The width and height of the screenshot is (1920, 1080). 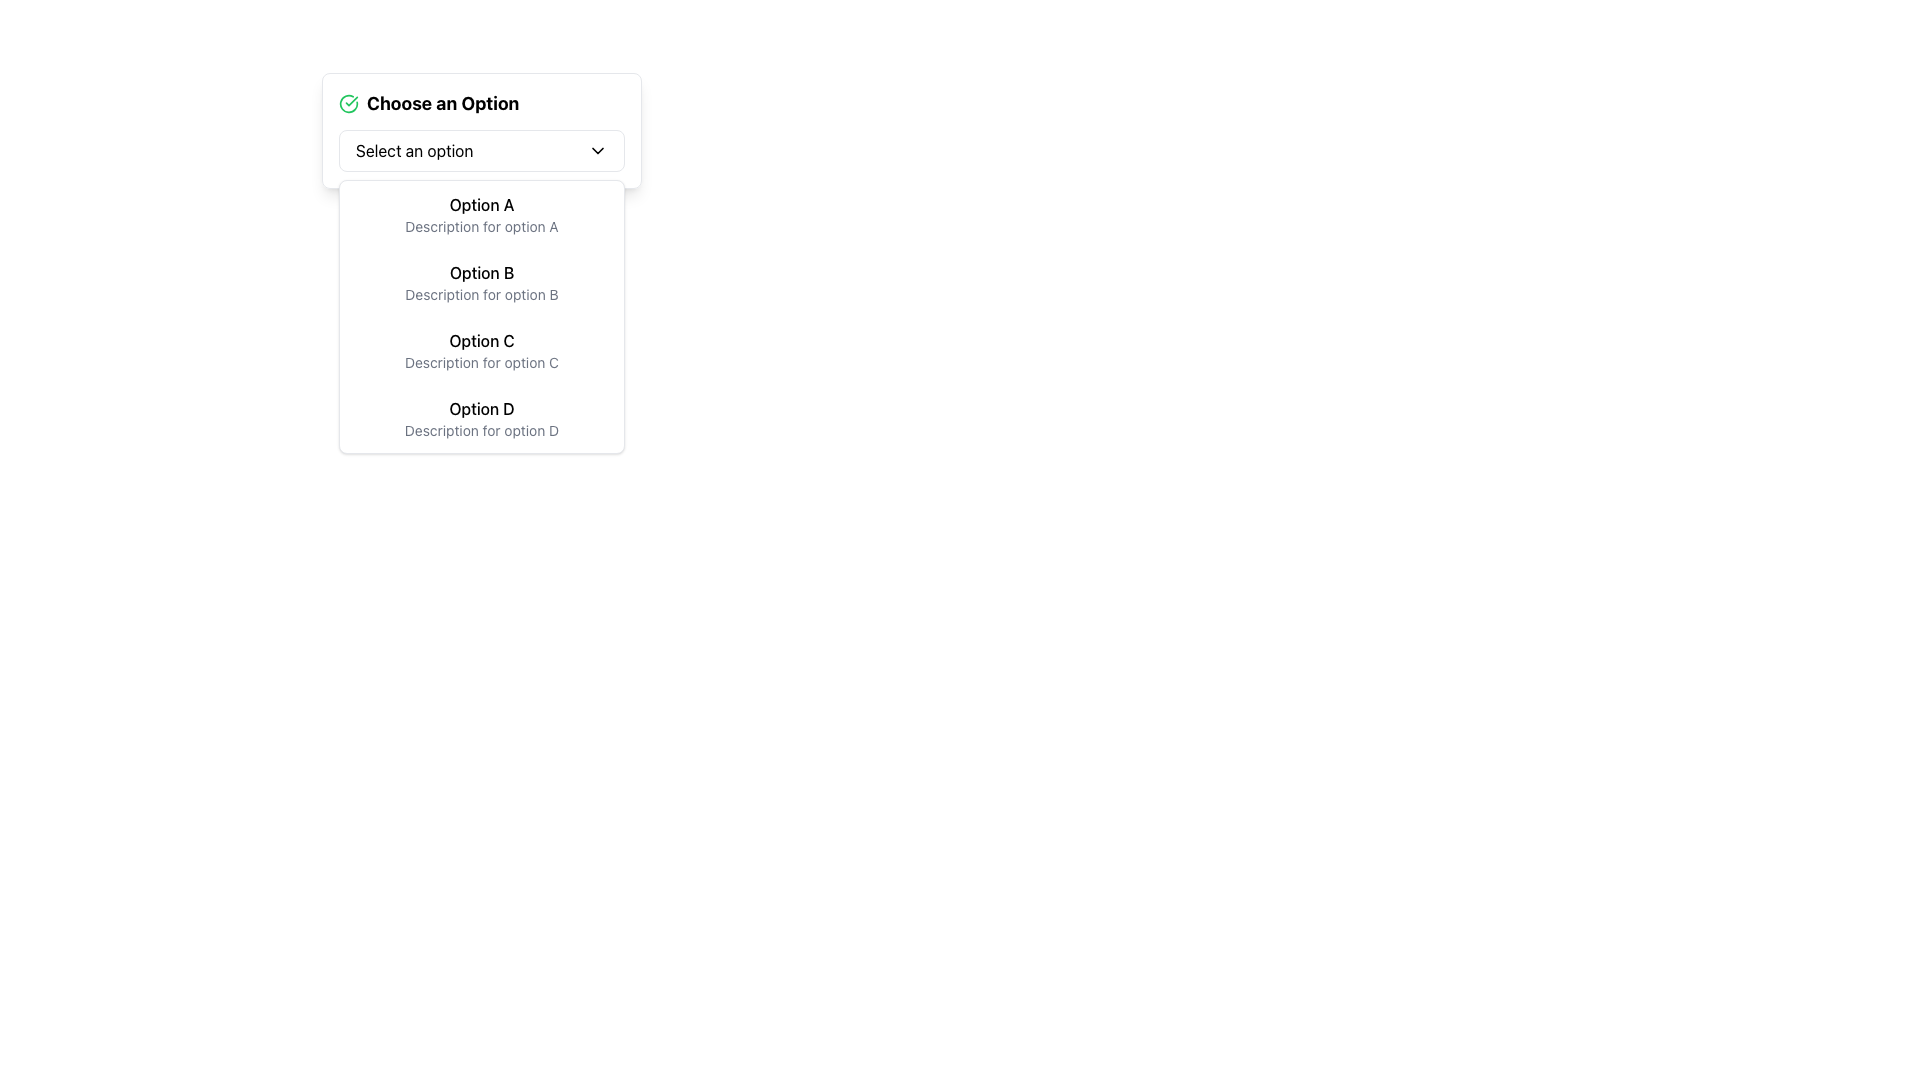 I want to click on the selectable list item, so click(x=481, y=418).